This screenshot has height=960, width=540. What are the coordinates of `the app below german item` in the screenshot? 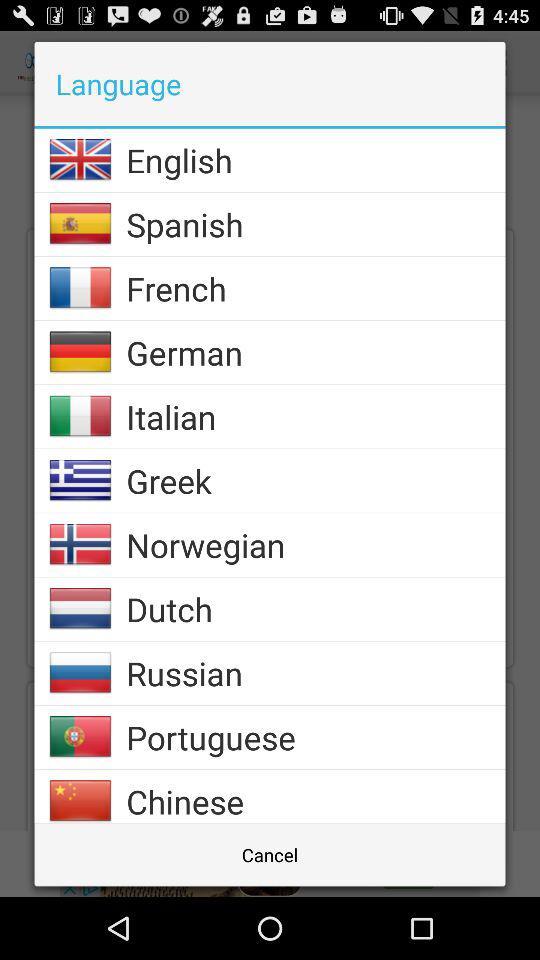 It's located at (315, 415).